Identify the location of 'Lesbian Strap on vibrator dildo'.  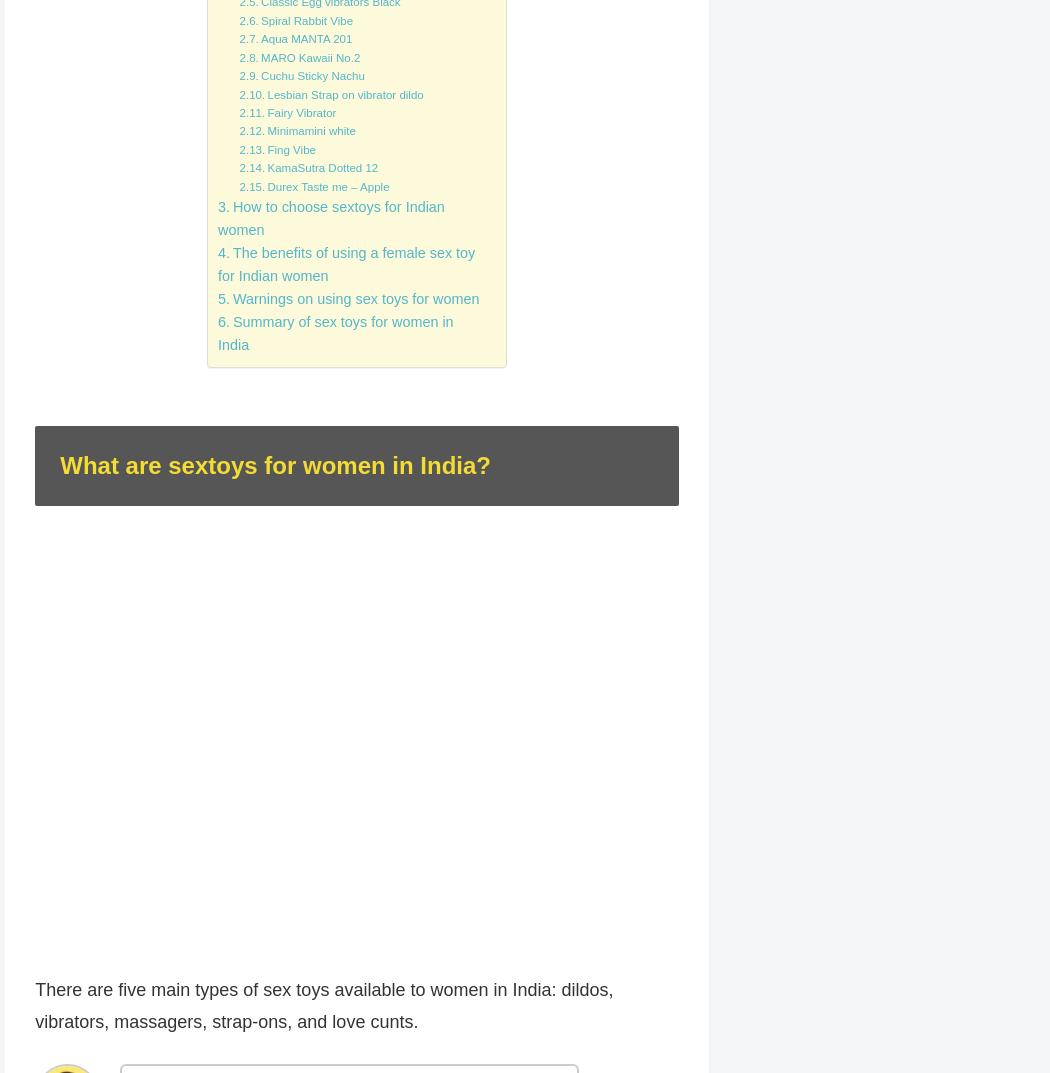
(344, 93).